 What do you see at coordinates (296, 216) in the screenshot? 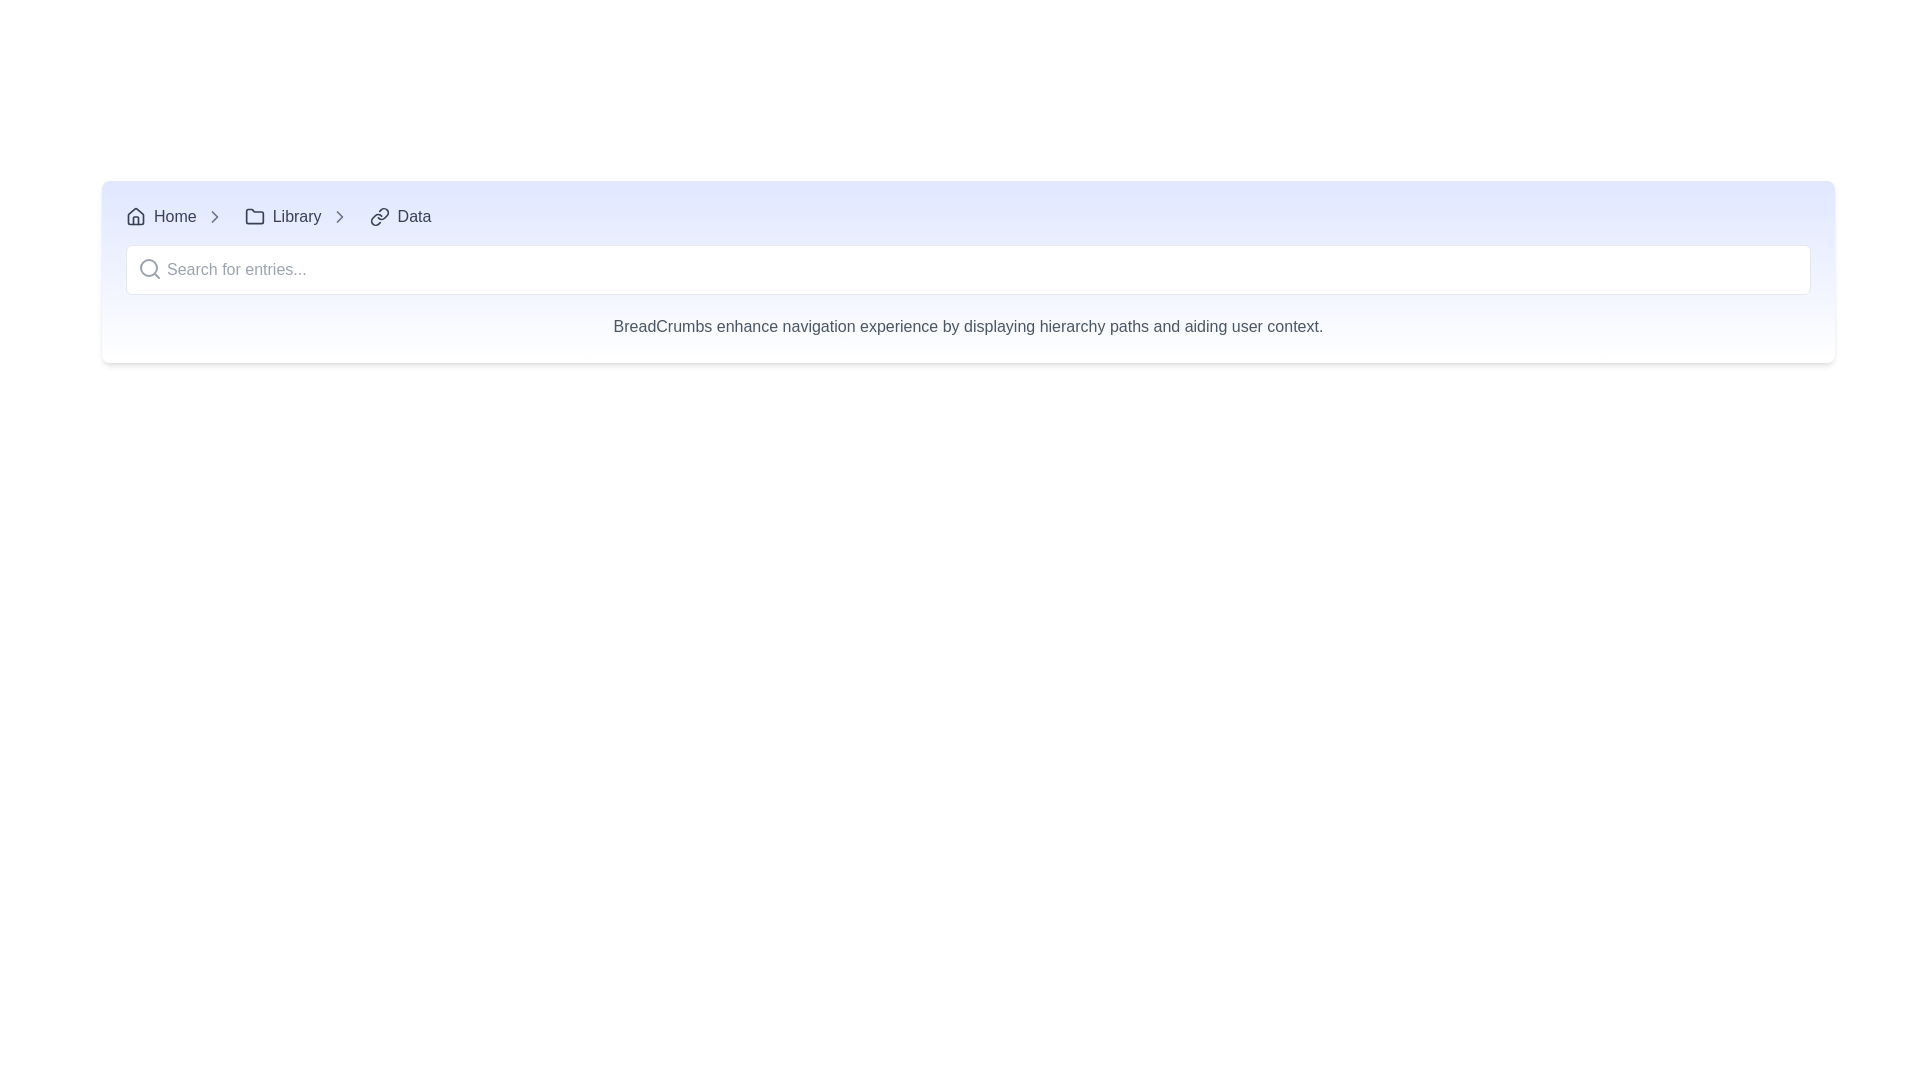
I see `breadcrumb navigation label indicating the current or next navigational step in the hierarchy, located to the right of the folder icon in the navigation bar` at bounding box center [296, 216].